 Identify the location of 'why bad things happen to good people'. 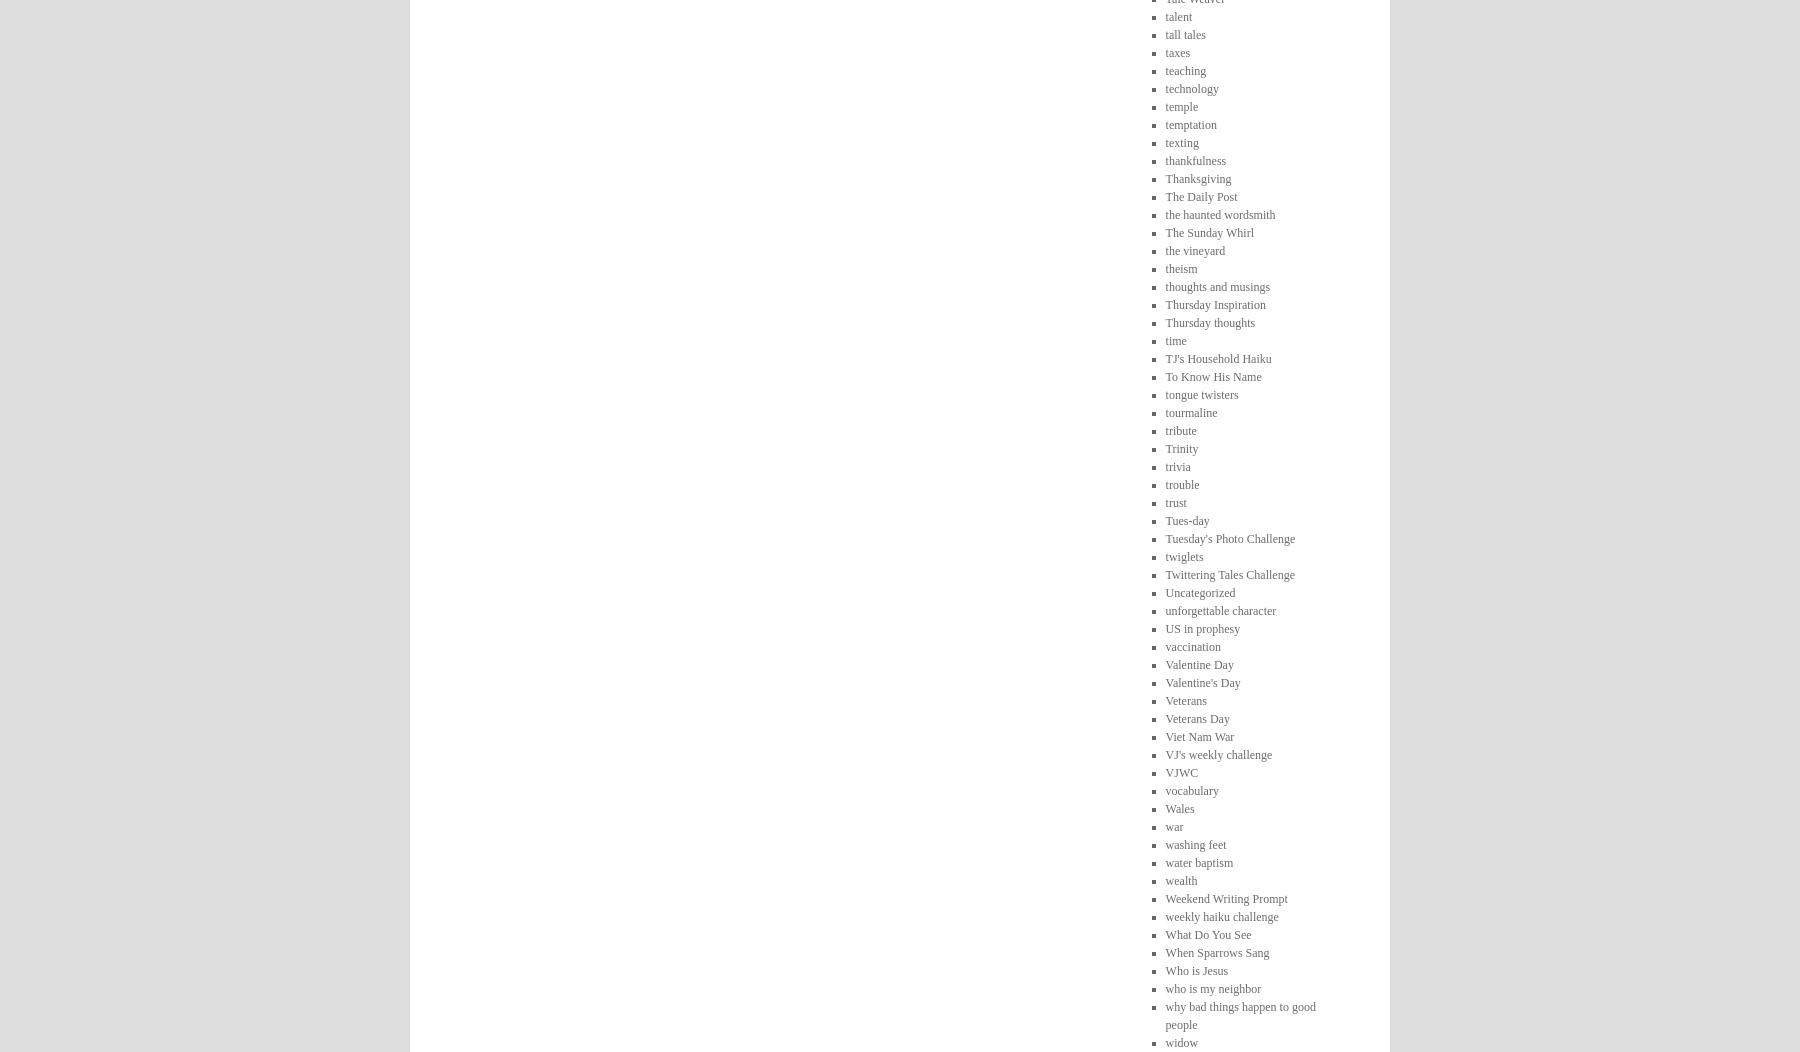
(1240, 1013).